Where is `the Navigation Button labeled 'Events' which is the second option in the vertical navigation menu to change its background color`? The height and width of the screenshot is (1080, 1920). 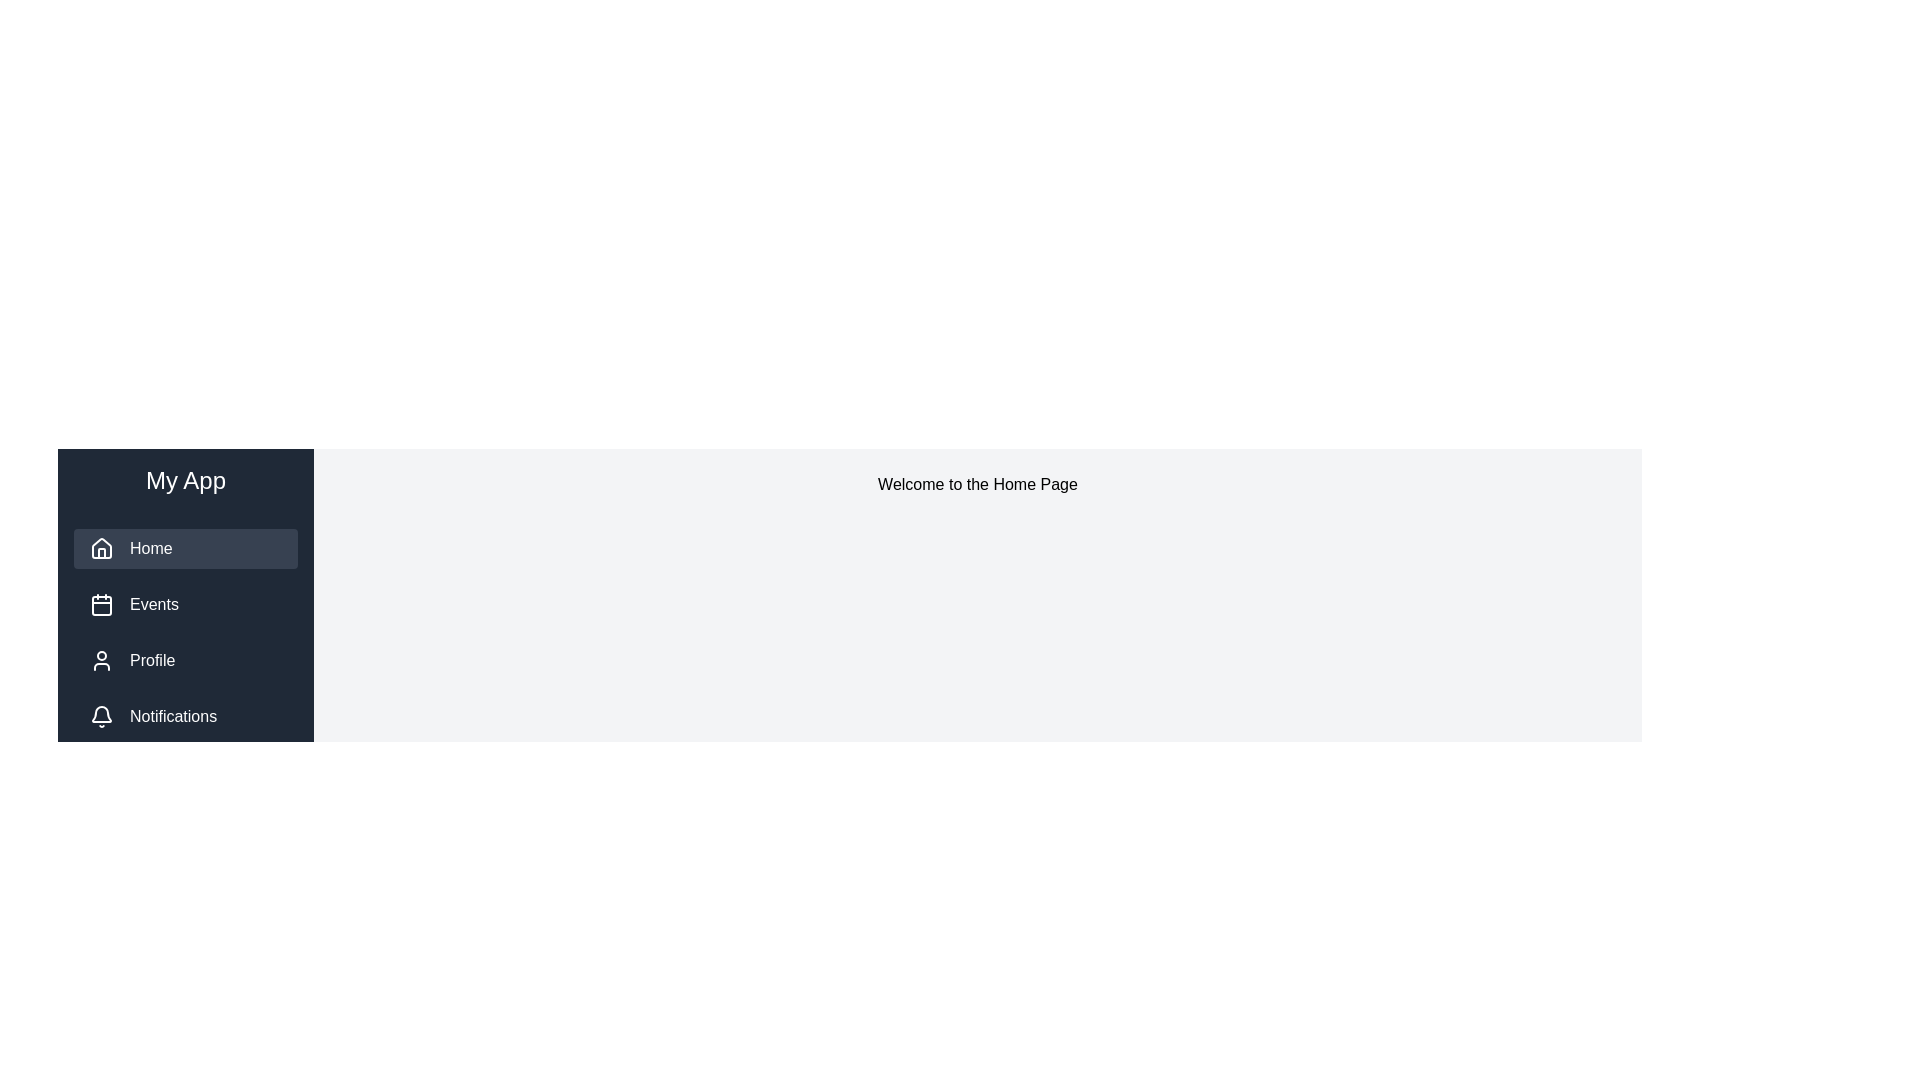
the Navigation Button labeled 'Events' which is the second option in the vertical navigation menu to change its background color is located at coordinates (186, 604).